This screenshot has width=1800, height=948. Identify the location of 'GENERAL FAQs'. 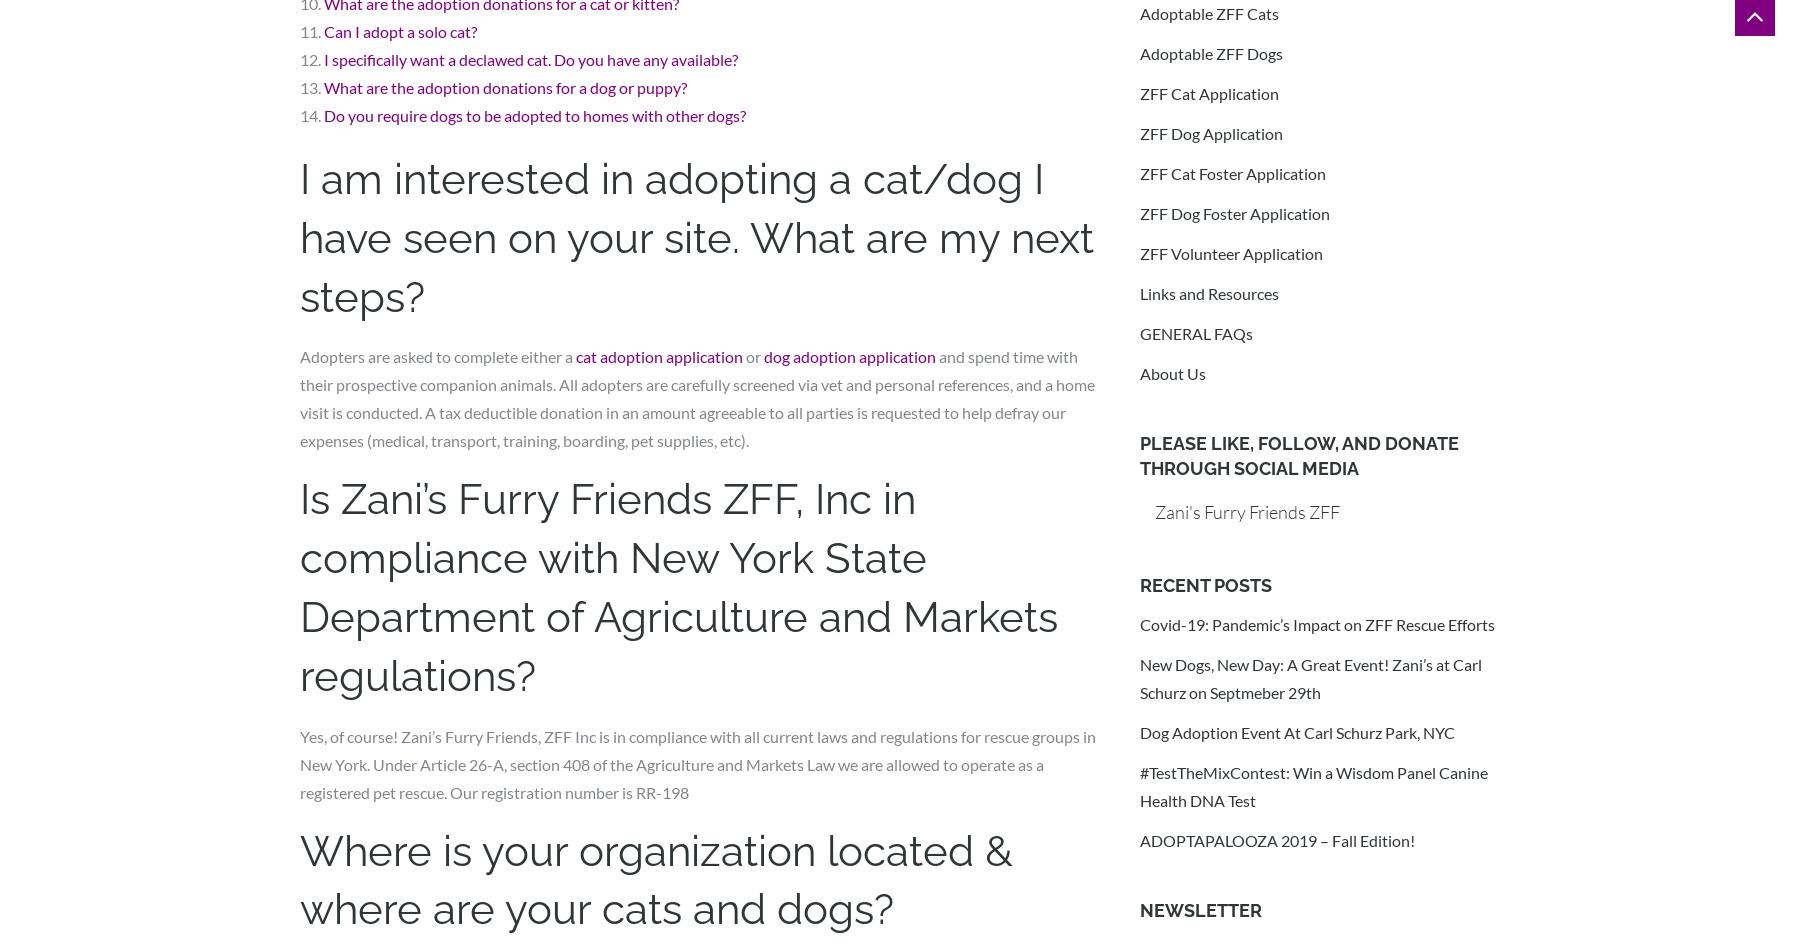
(1195, 333).